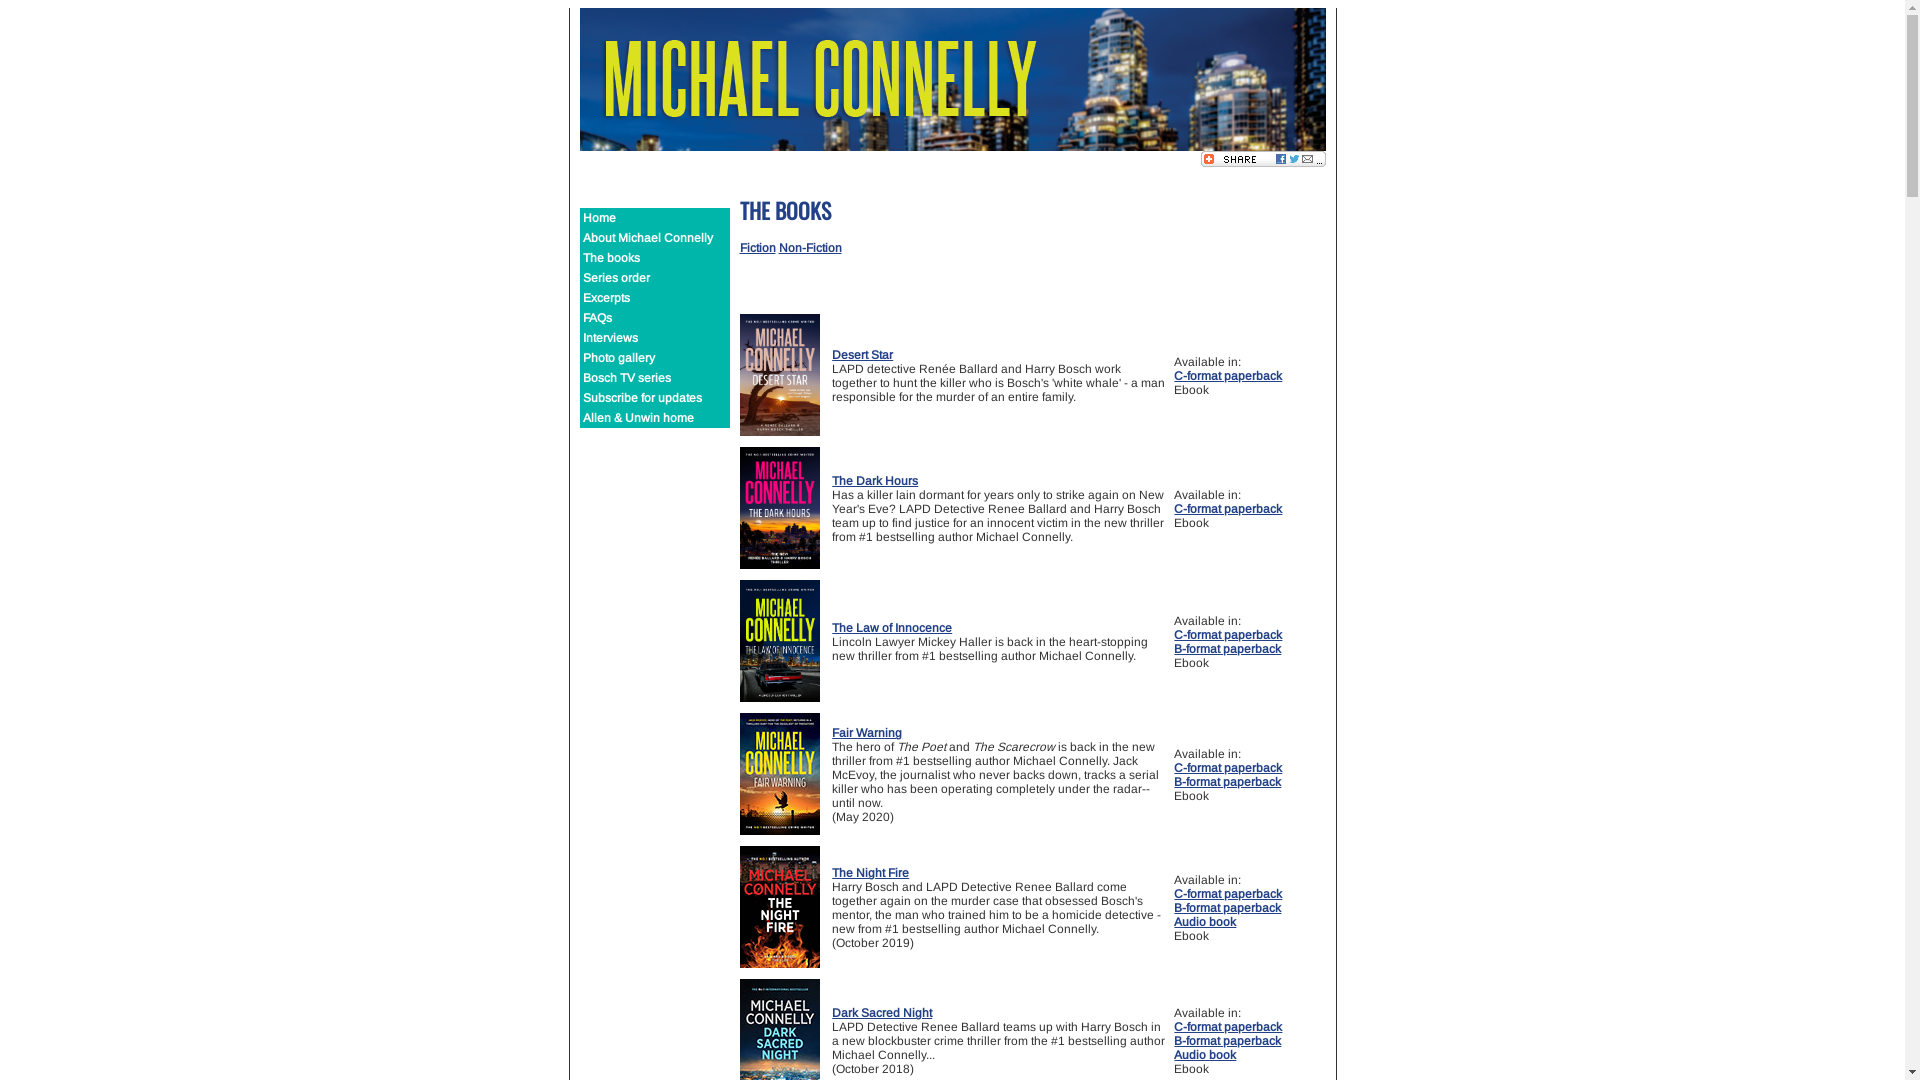 This screenshot has height=1080, width=1920. What do you see at coordinates (654, 277) in the screenshot?
I see `'Series order'` at bounding box center [654, 277].